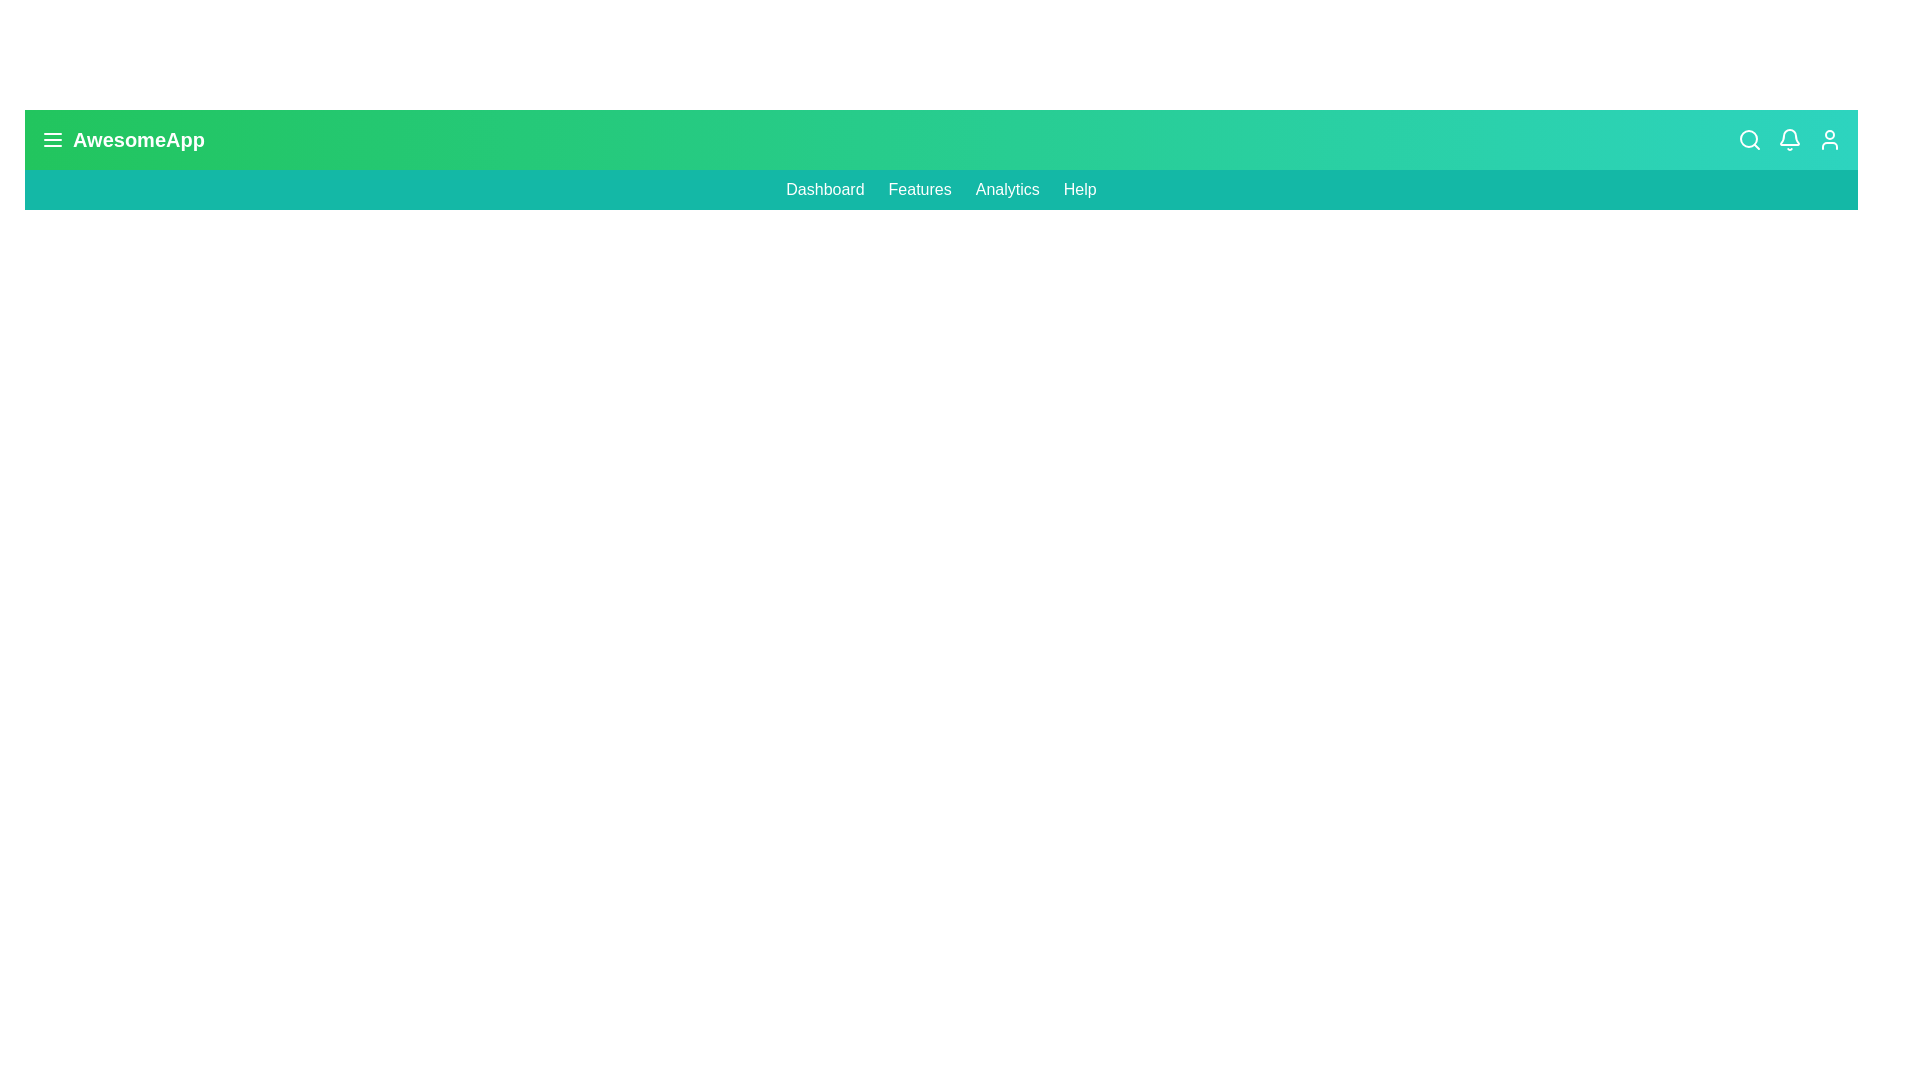 This screenshot has height=1080, width=1920. Describe the element at coordinates (919, 189) in the screenshot. I see `the 'Features' link in the navigation bar` at that location.